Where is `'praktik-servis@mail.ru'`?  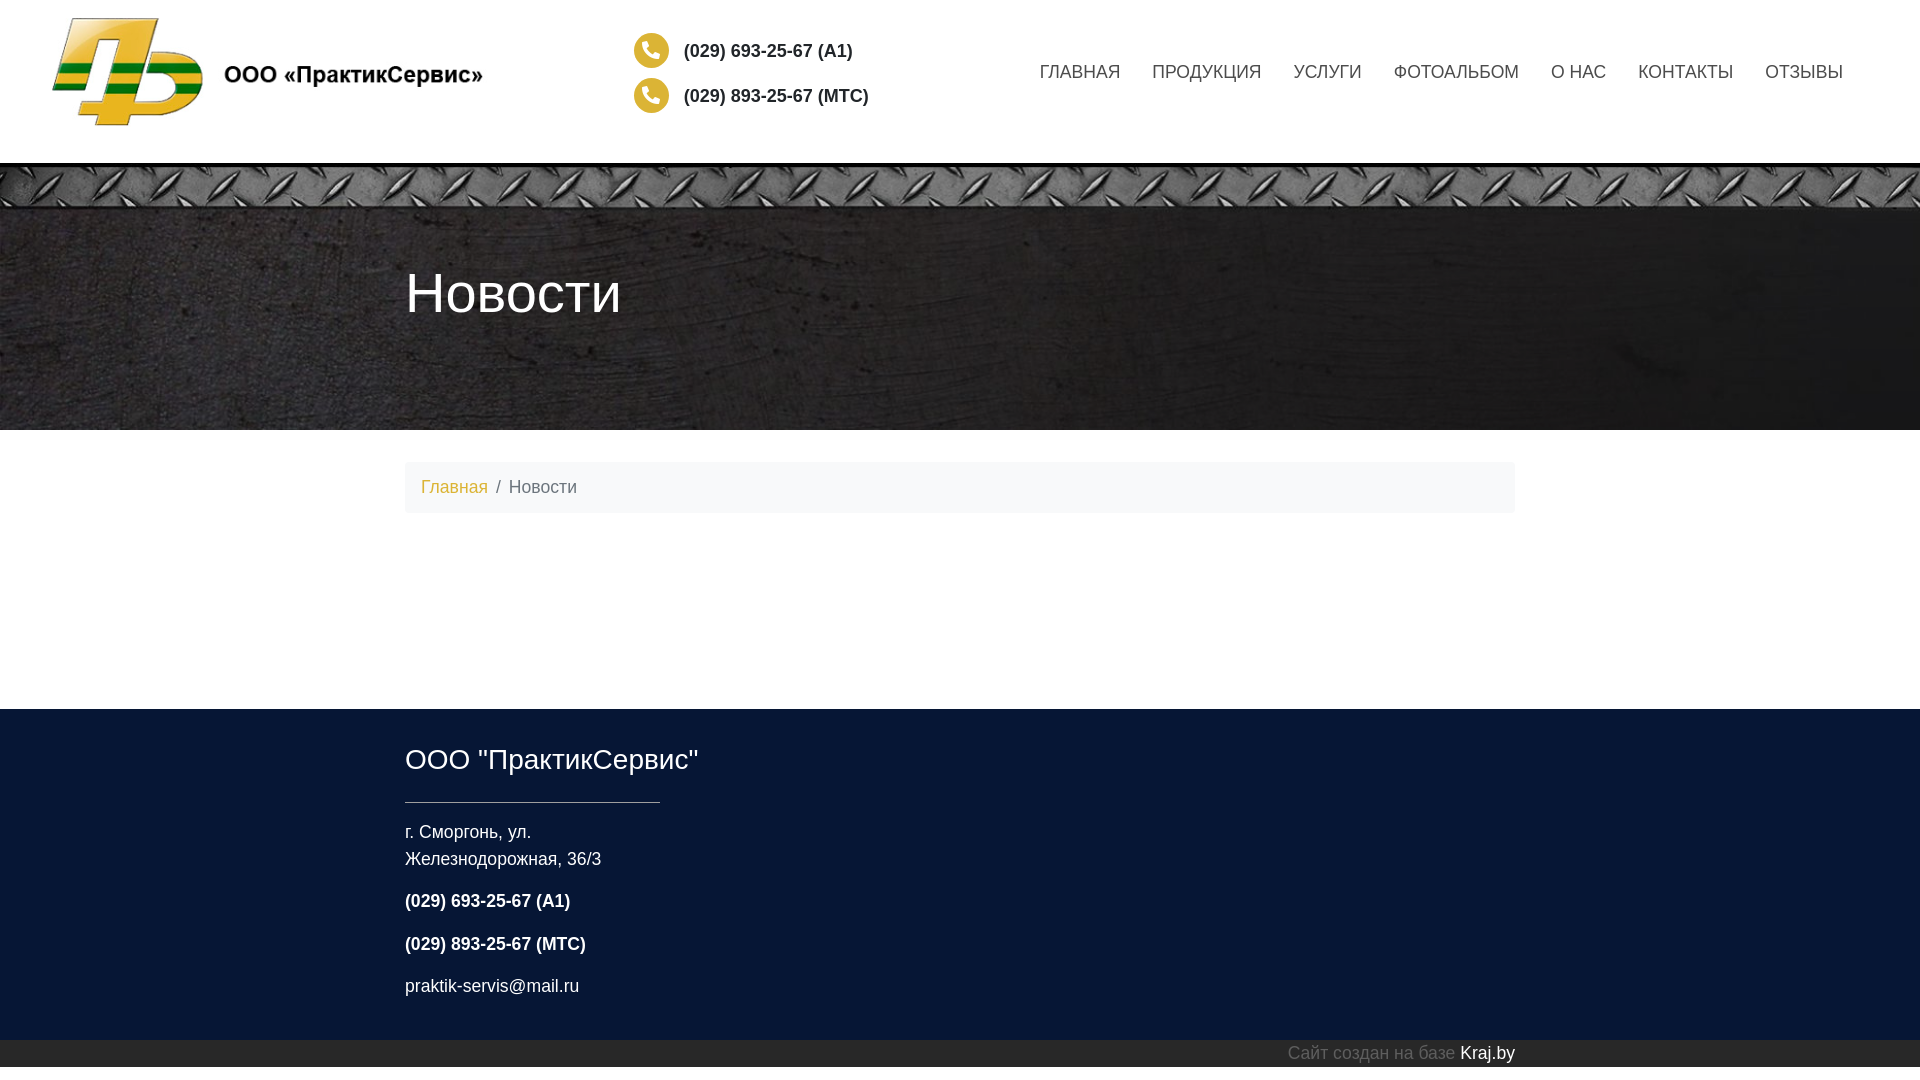
'praktik-servis@mail.ru' is located at coordinates (491, 985).